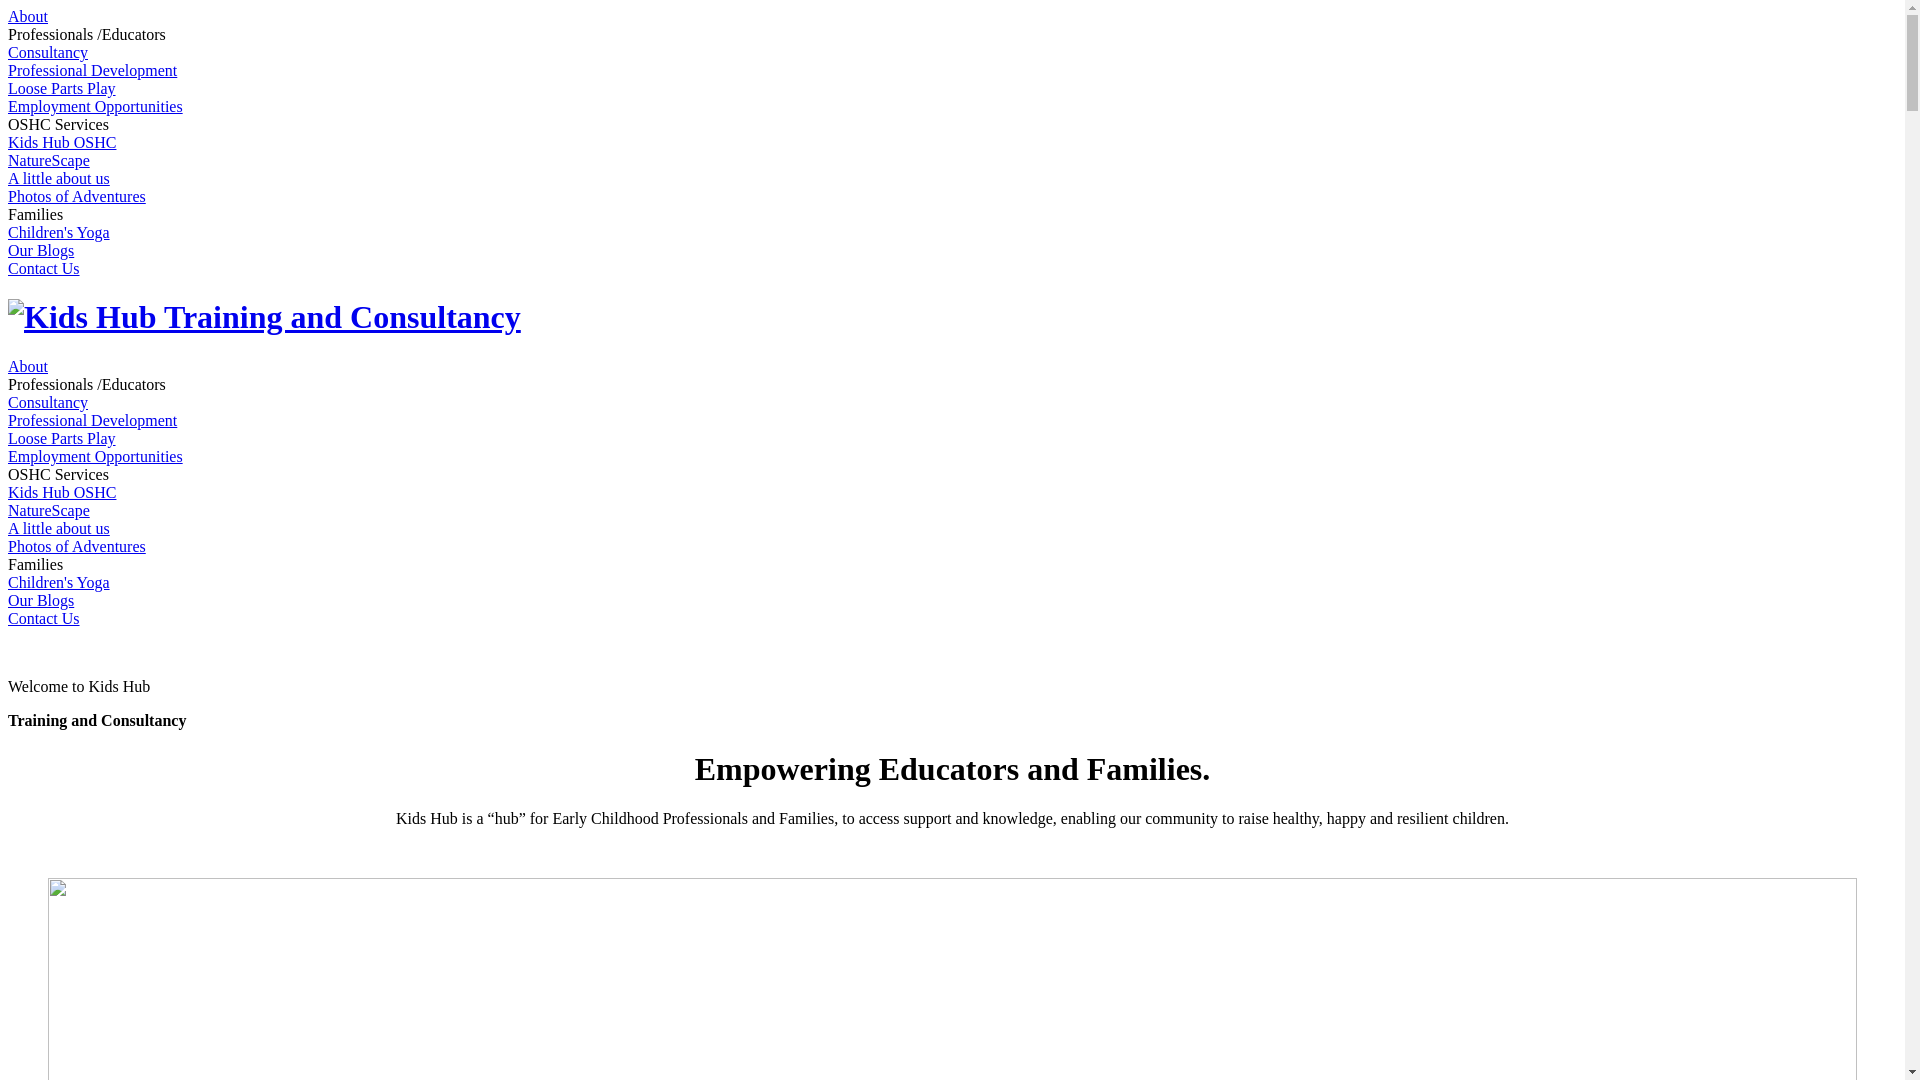  Describe the element at coordinates (91, 419) in the screenshot. I see `'Professional Development'` at that location.